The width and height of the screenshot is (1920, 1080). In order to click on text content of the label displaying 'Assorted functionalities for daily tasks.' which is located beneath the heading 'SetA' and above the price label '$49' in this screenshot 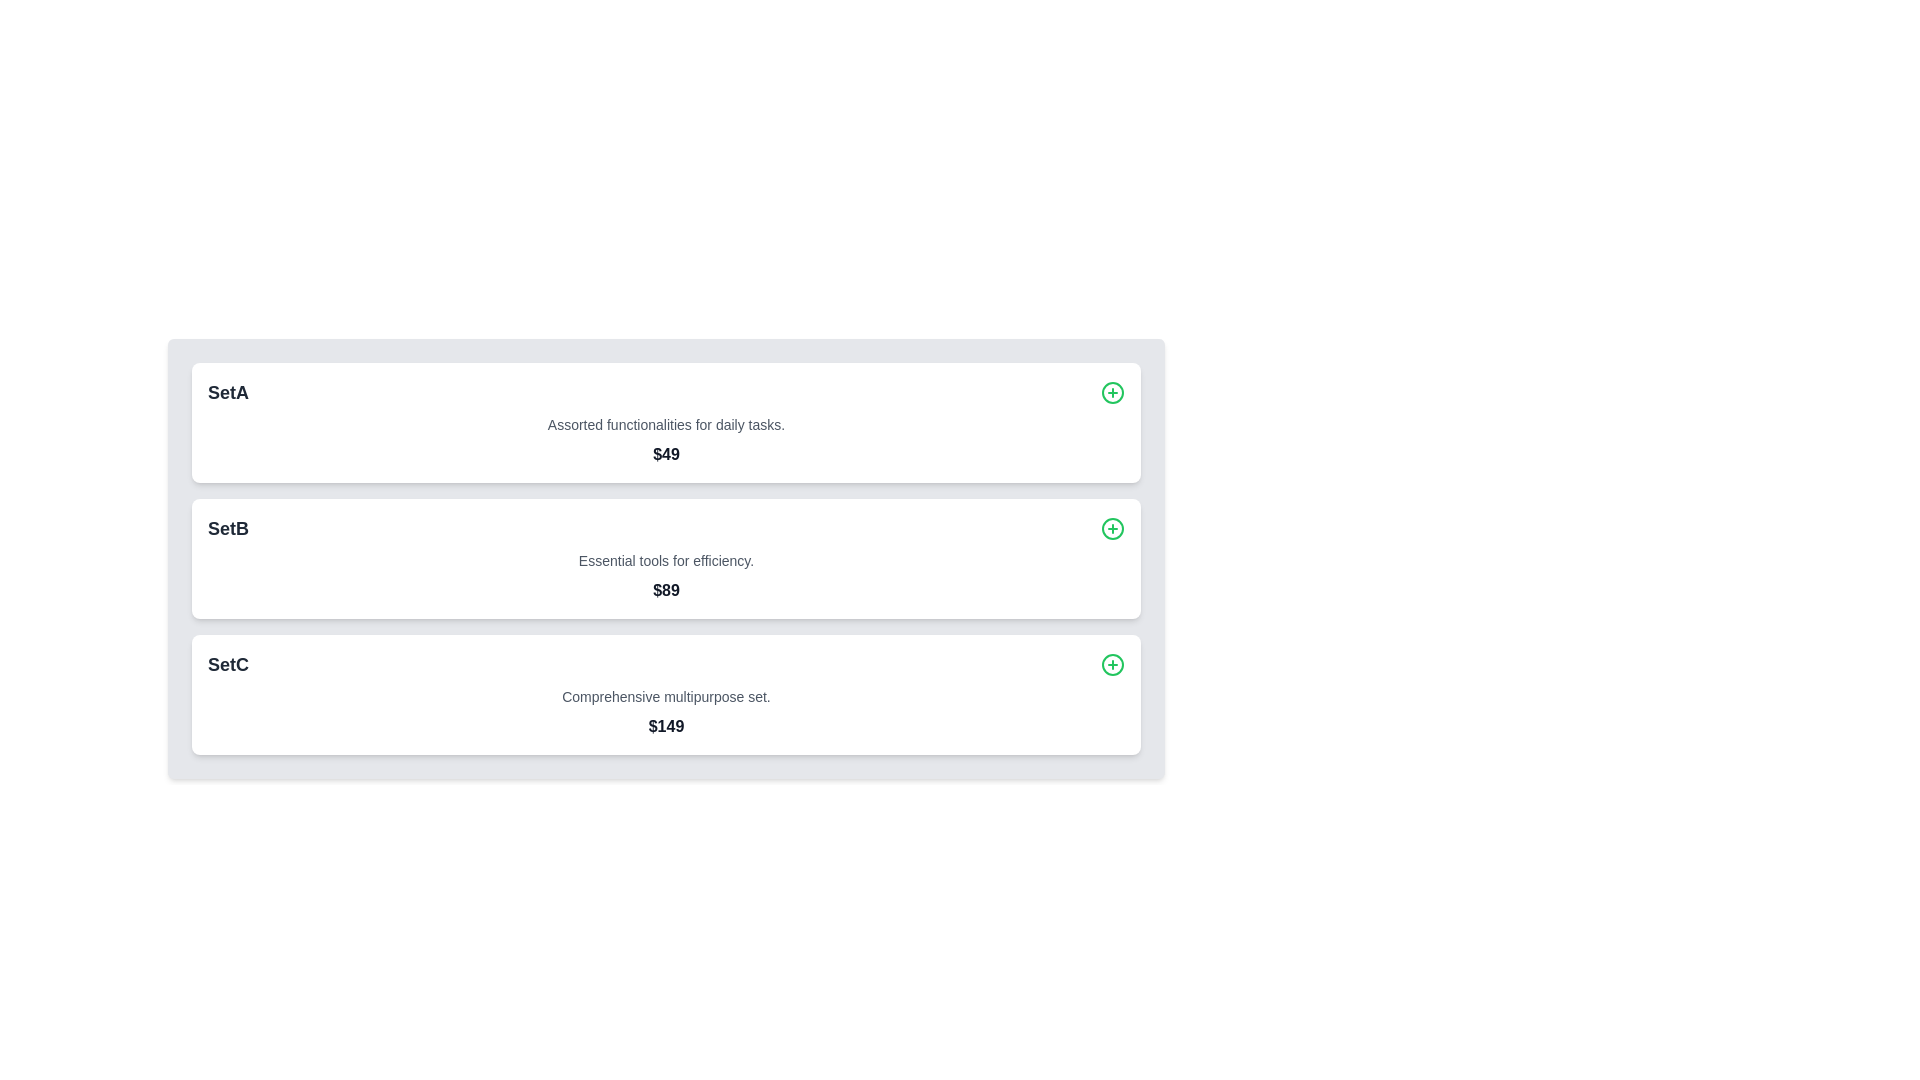, I will do `click(666, 423)`.